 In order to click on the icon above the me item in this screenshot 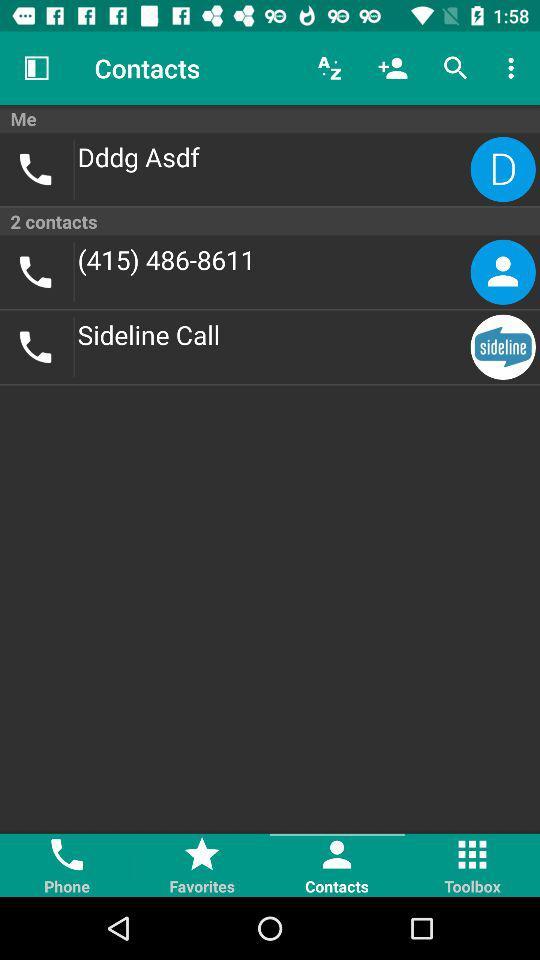, I will do `click(329, 68)`.